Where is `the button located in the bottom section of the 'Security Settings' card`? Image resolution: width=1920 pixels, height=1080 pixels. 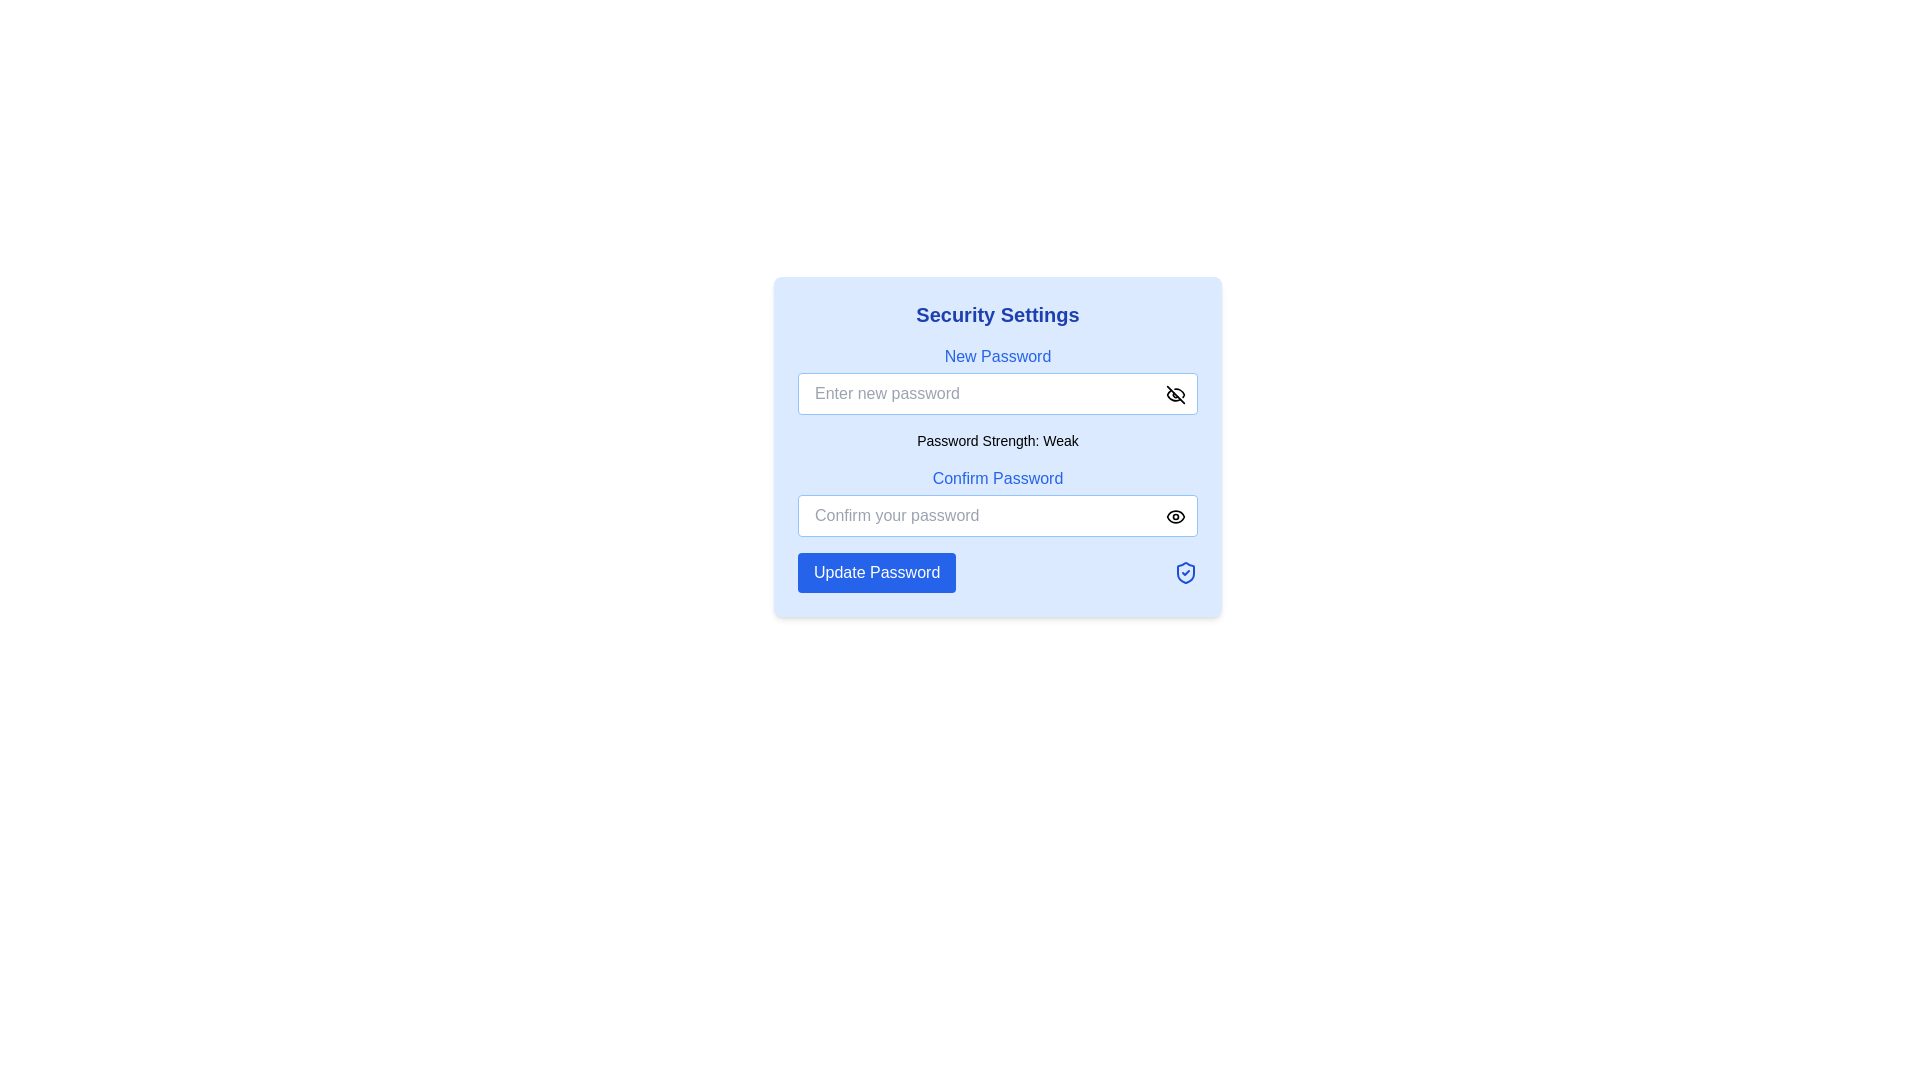 the button located in the bottom section of the 'Security Settings' card is located at coordinates (877, 573).